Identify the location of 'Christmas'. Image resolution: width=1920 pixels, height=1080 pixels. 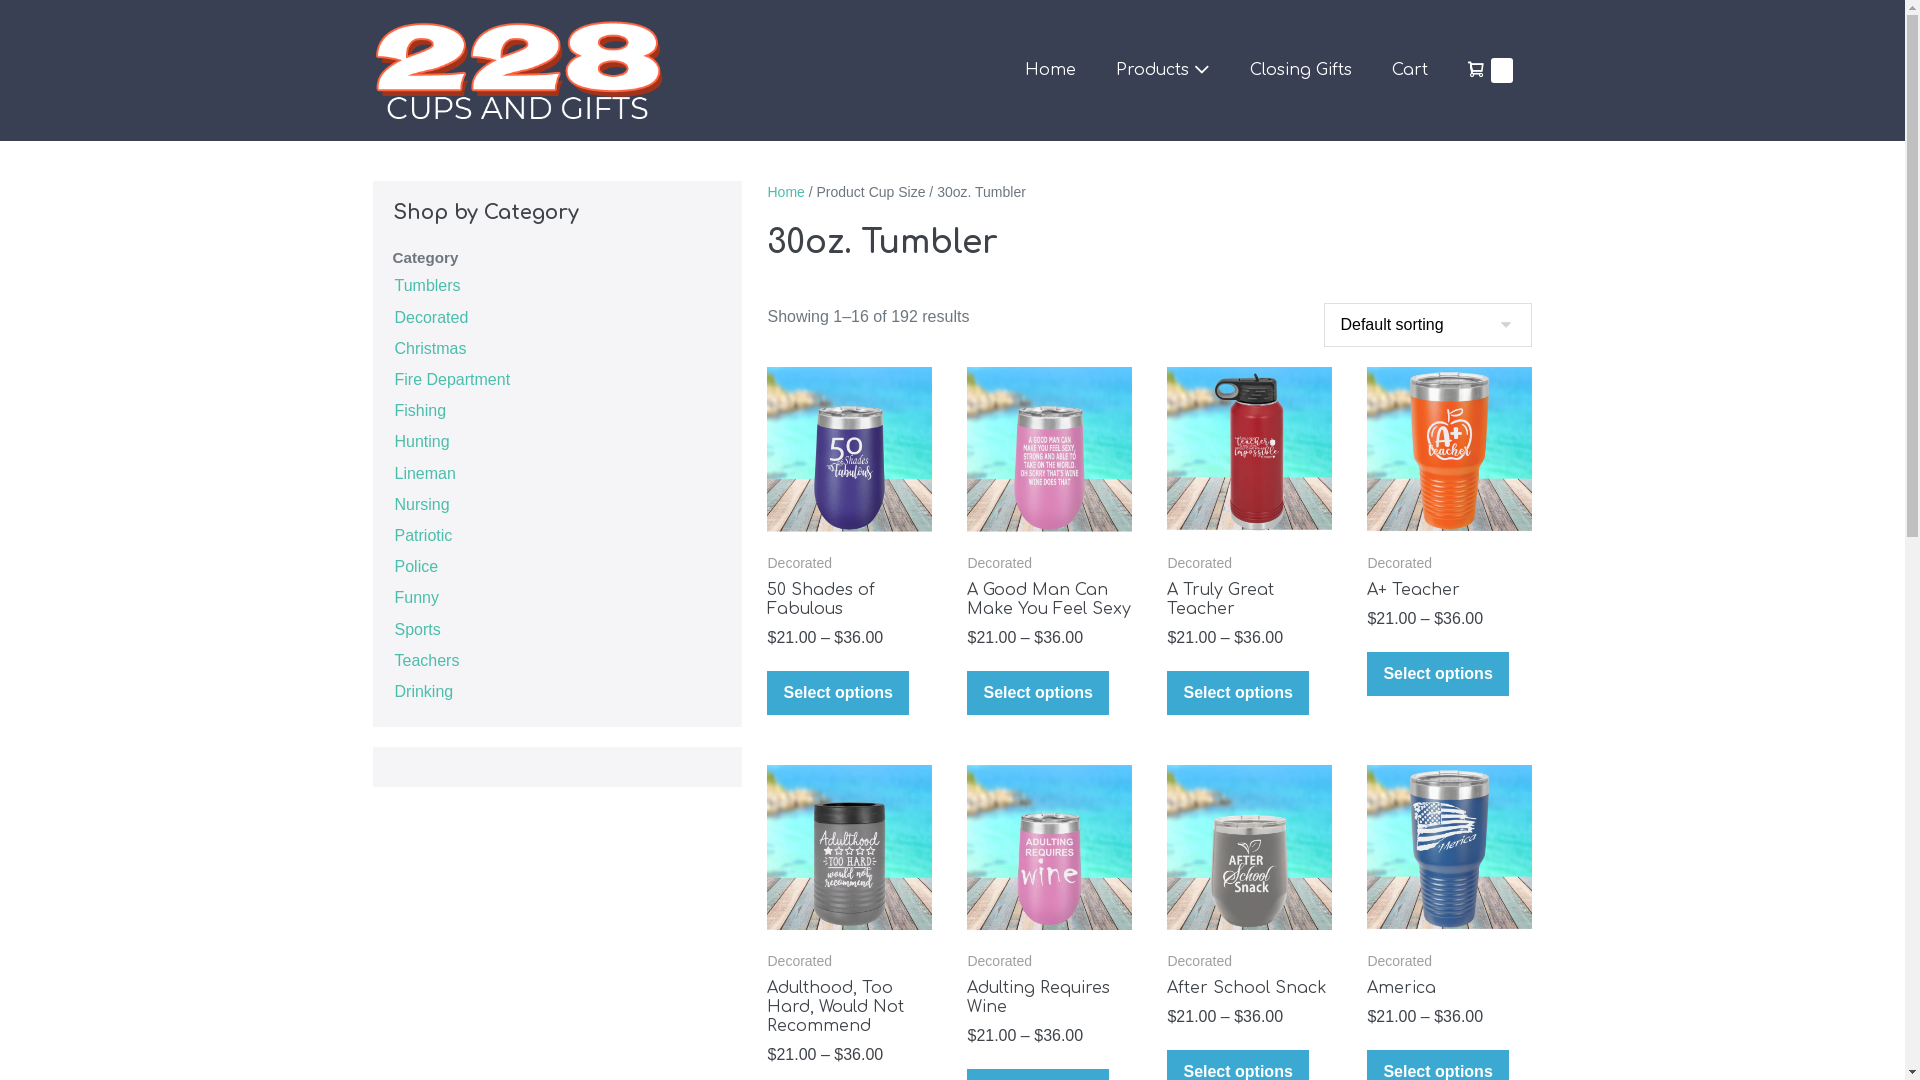
(429, 346).